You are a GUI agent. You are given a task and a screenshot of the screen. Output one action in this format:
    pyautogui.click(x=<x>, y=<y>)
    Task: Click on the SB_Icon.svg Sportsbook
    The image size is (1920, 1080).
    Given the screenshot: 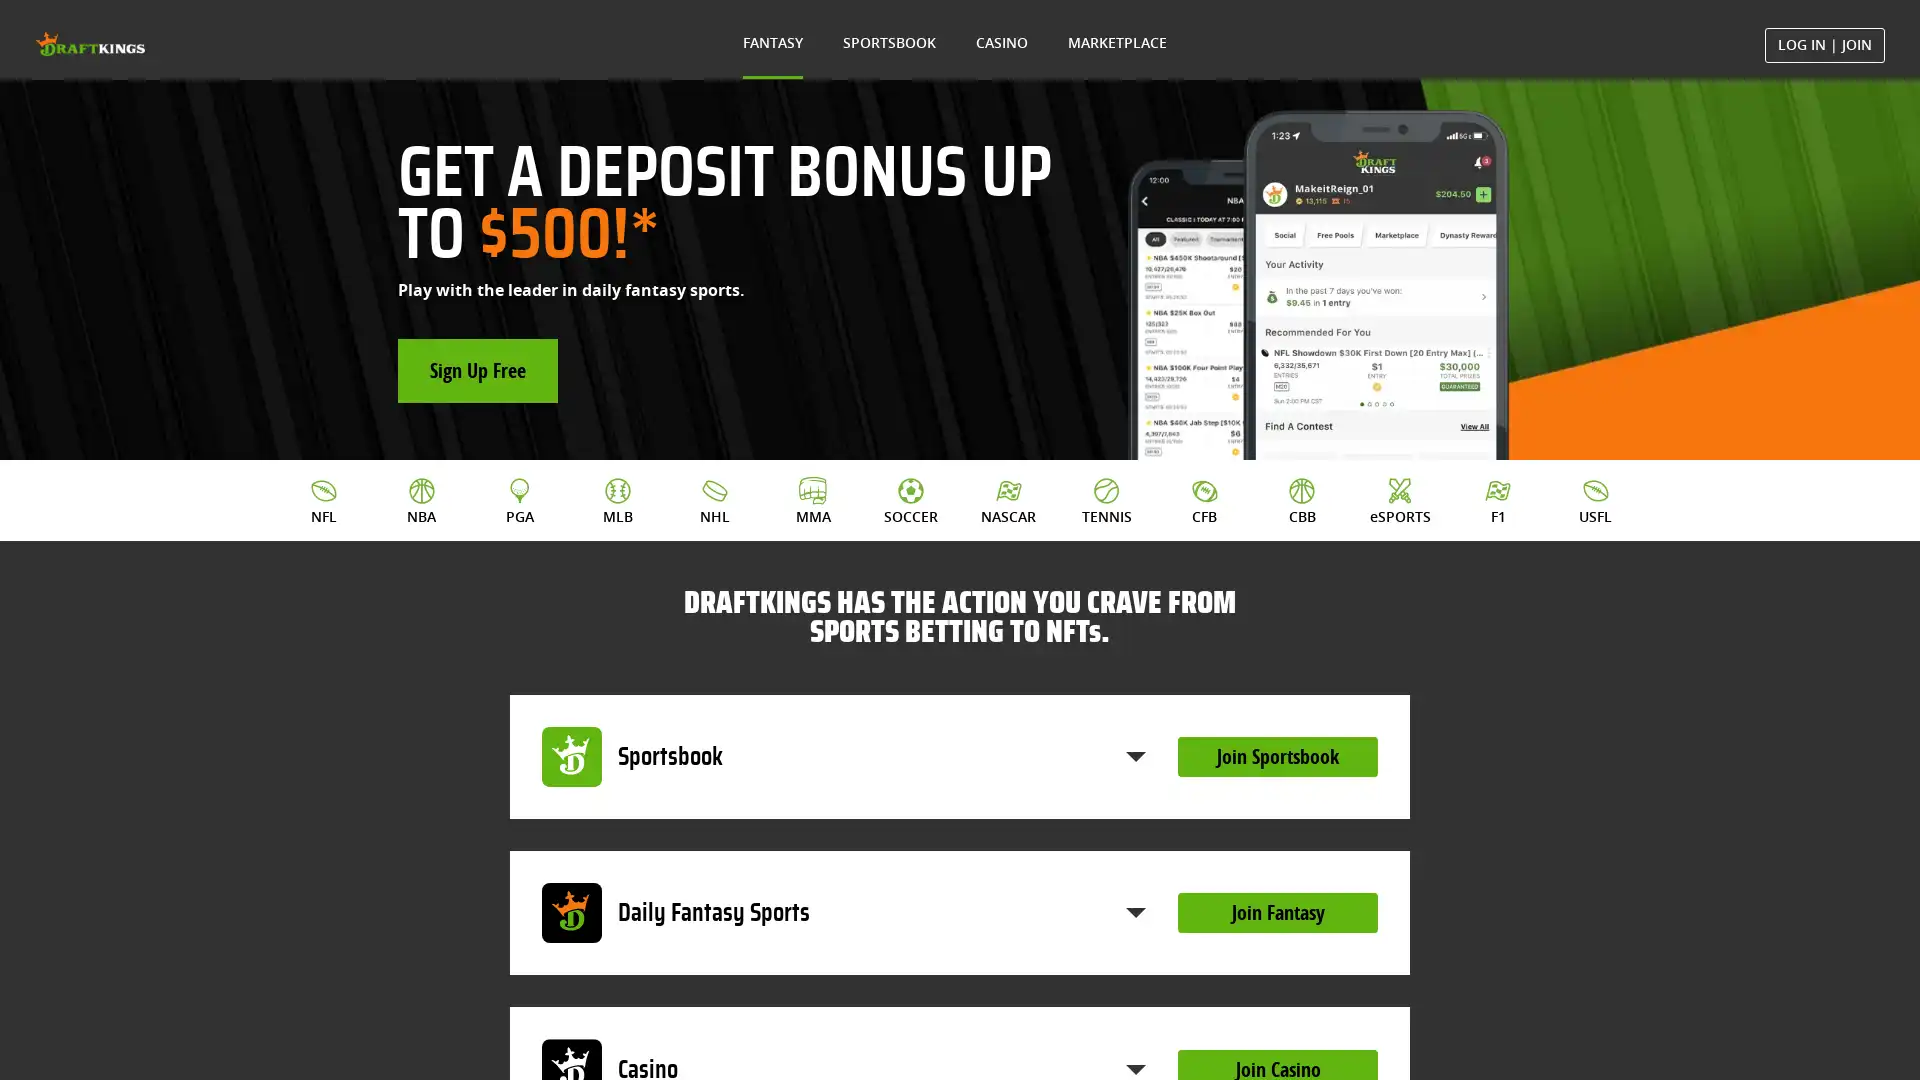 What is the action you would take?
    pyautogui.click(x=844, y=756)
    